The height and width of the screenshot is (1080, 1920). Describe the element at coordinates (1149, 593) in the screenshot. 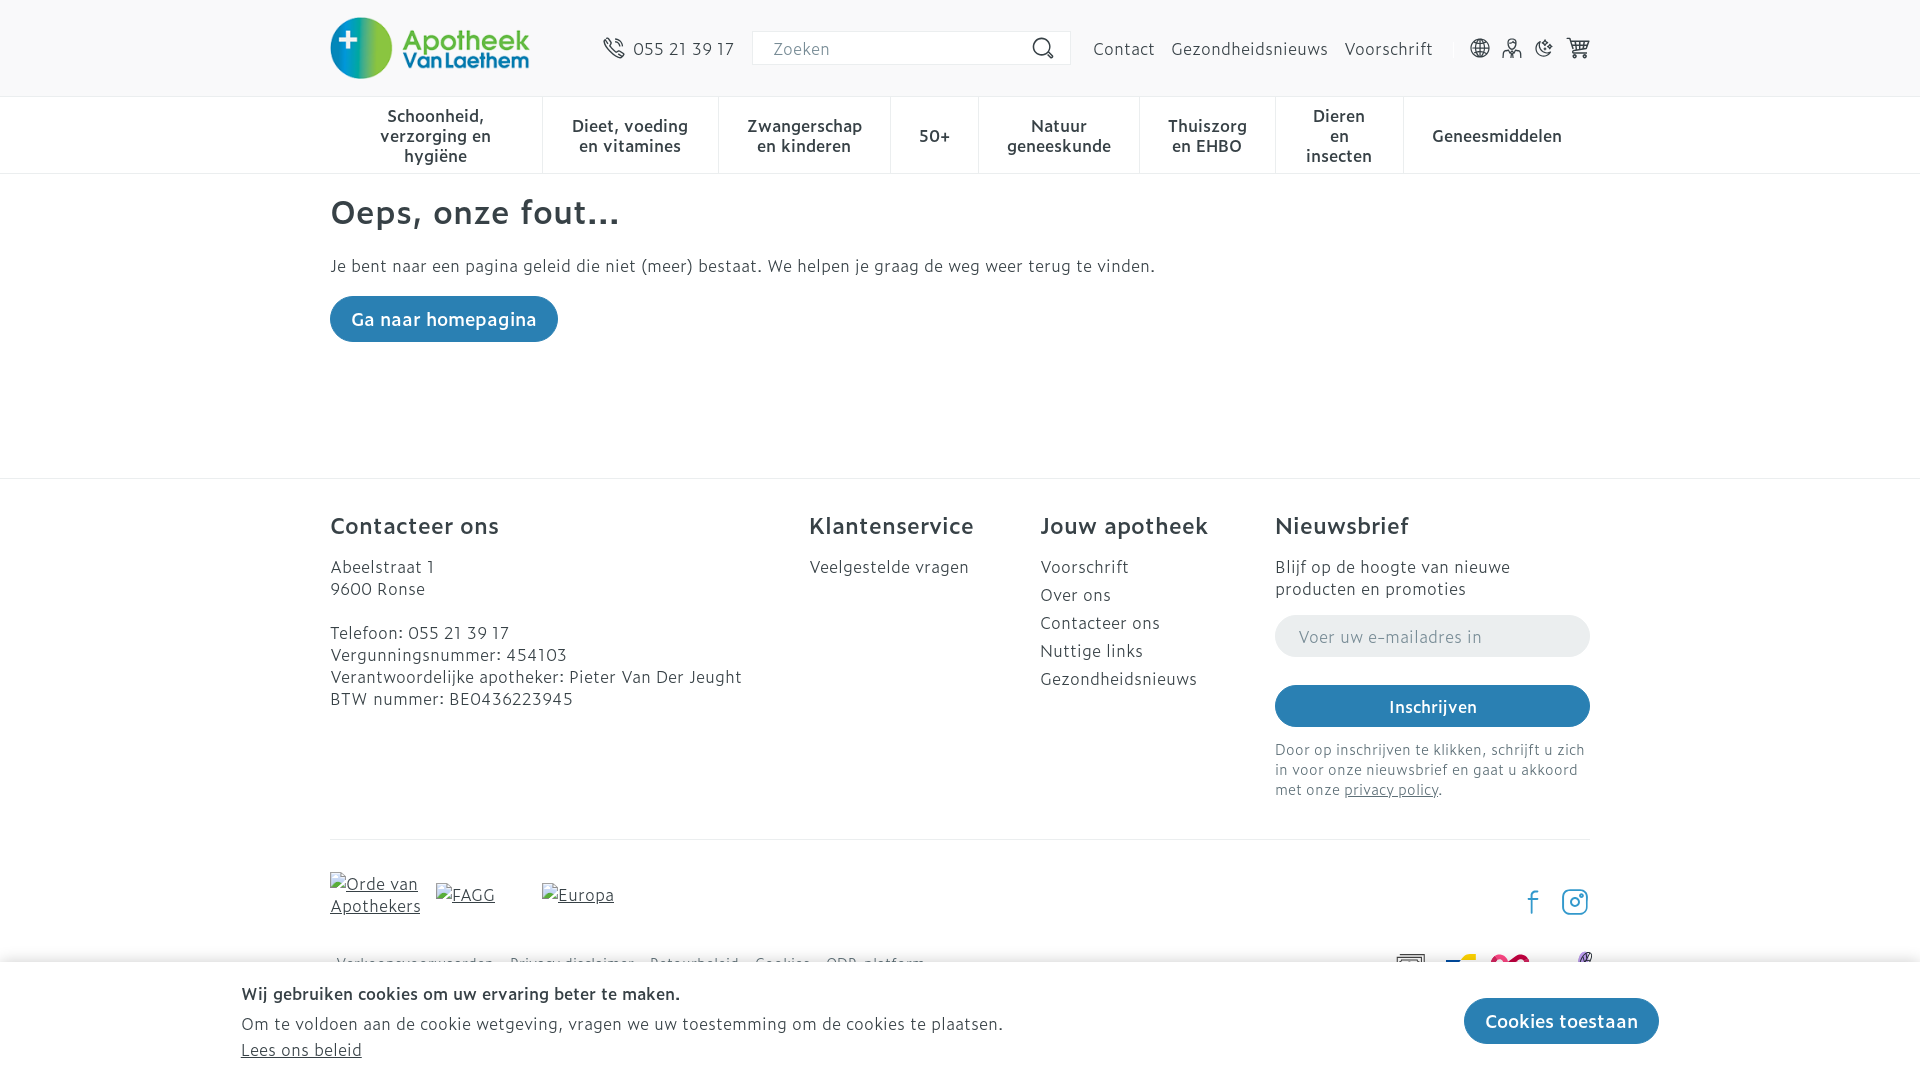

I see `'Over ons'` at that location.